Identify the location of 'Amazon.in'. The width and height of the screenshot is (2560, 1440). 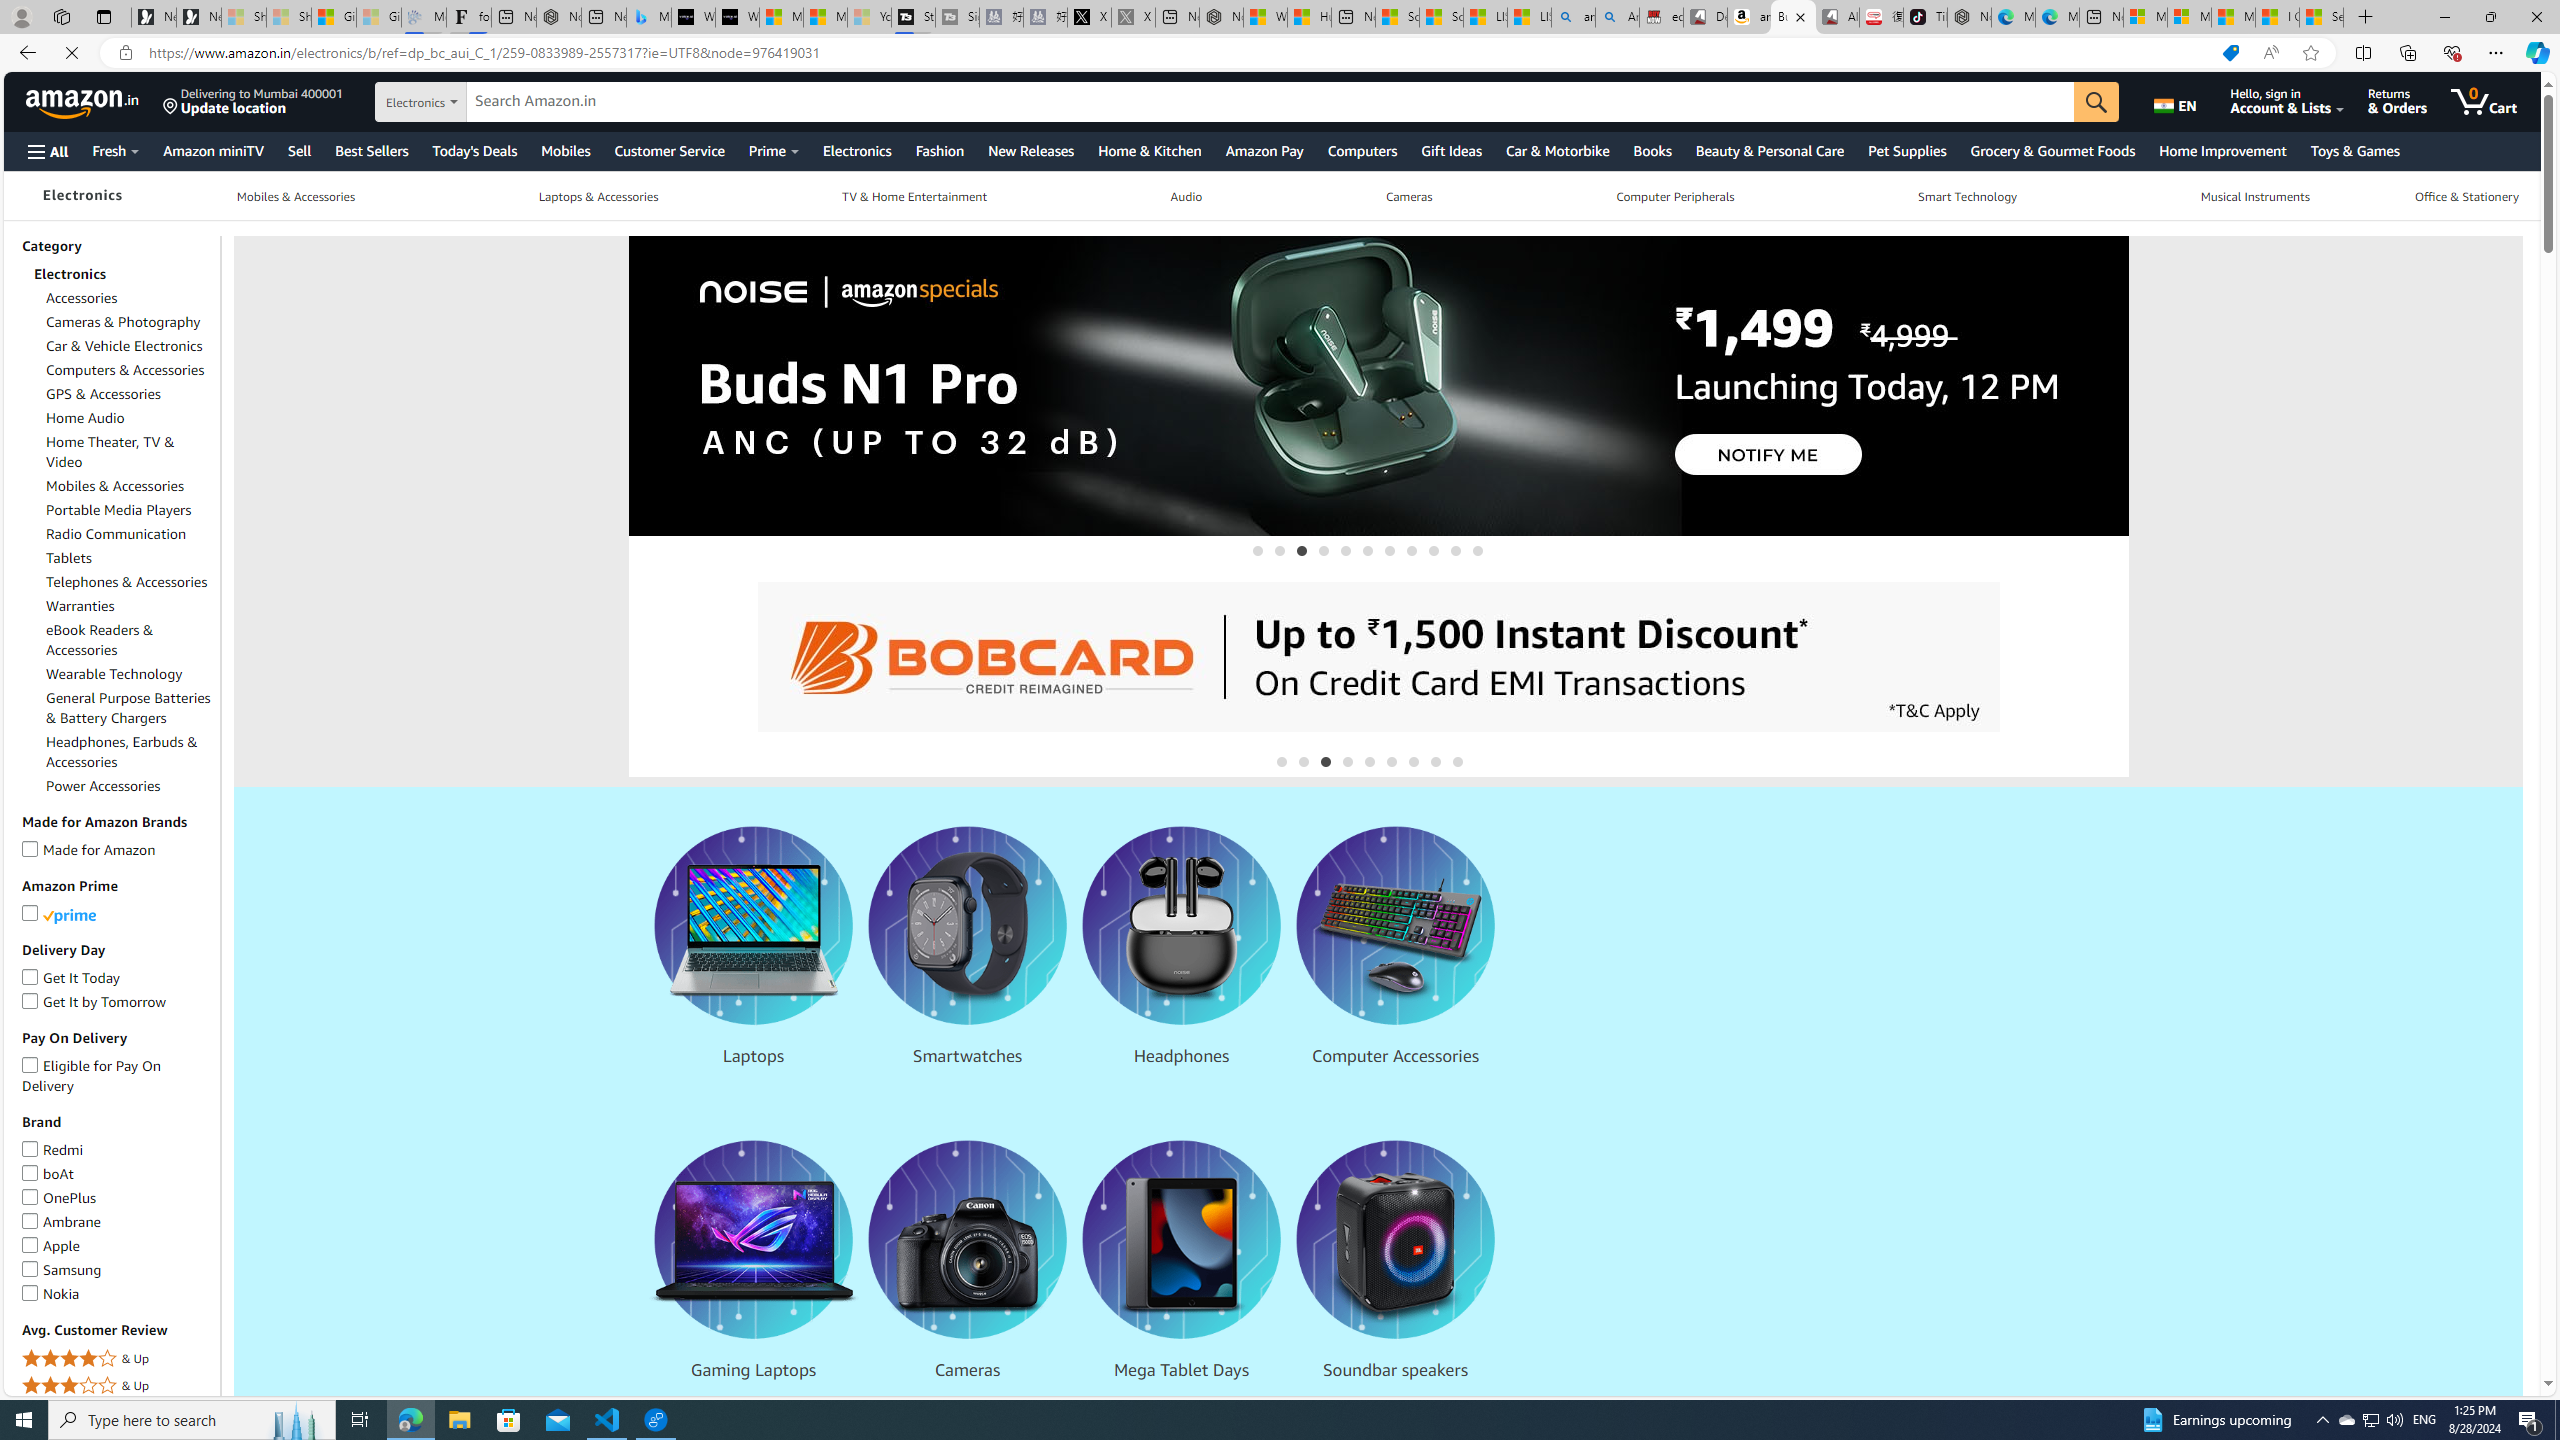
(83, 100).